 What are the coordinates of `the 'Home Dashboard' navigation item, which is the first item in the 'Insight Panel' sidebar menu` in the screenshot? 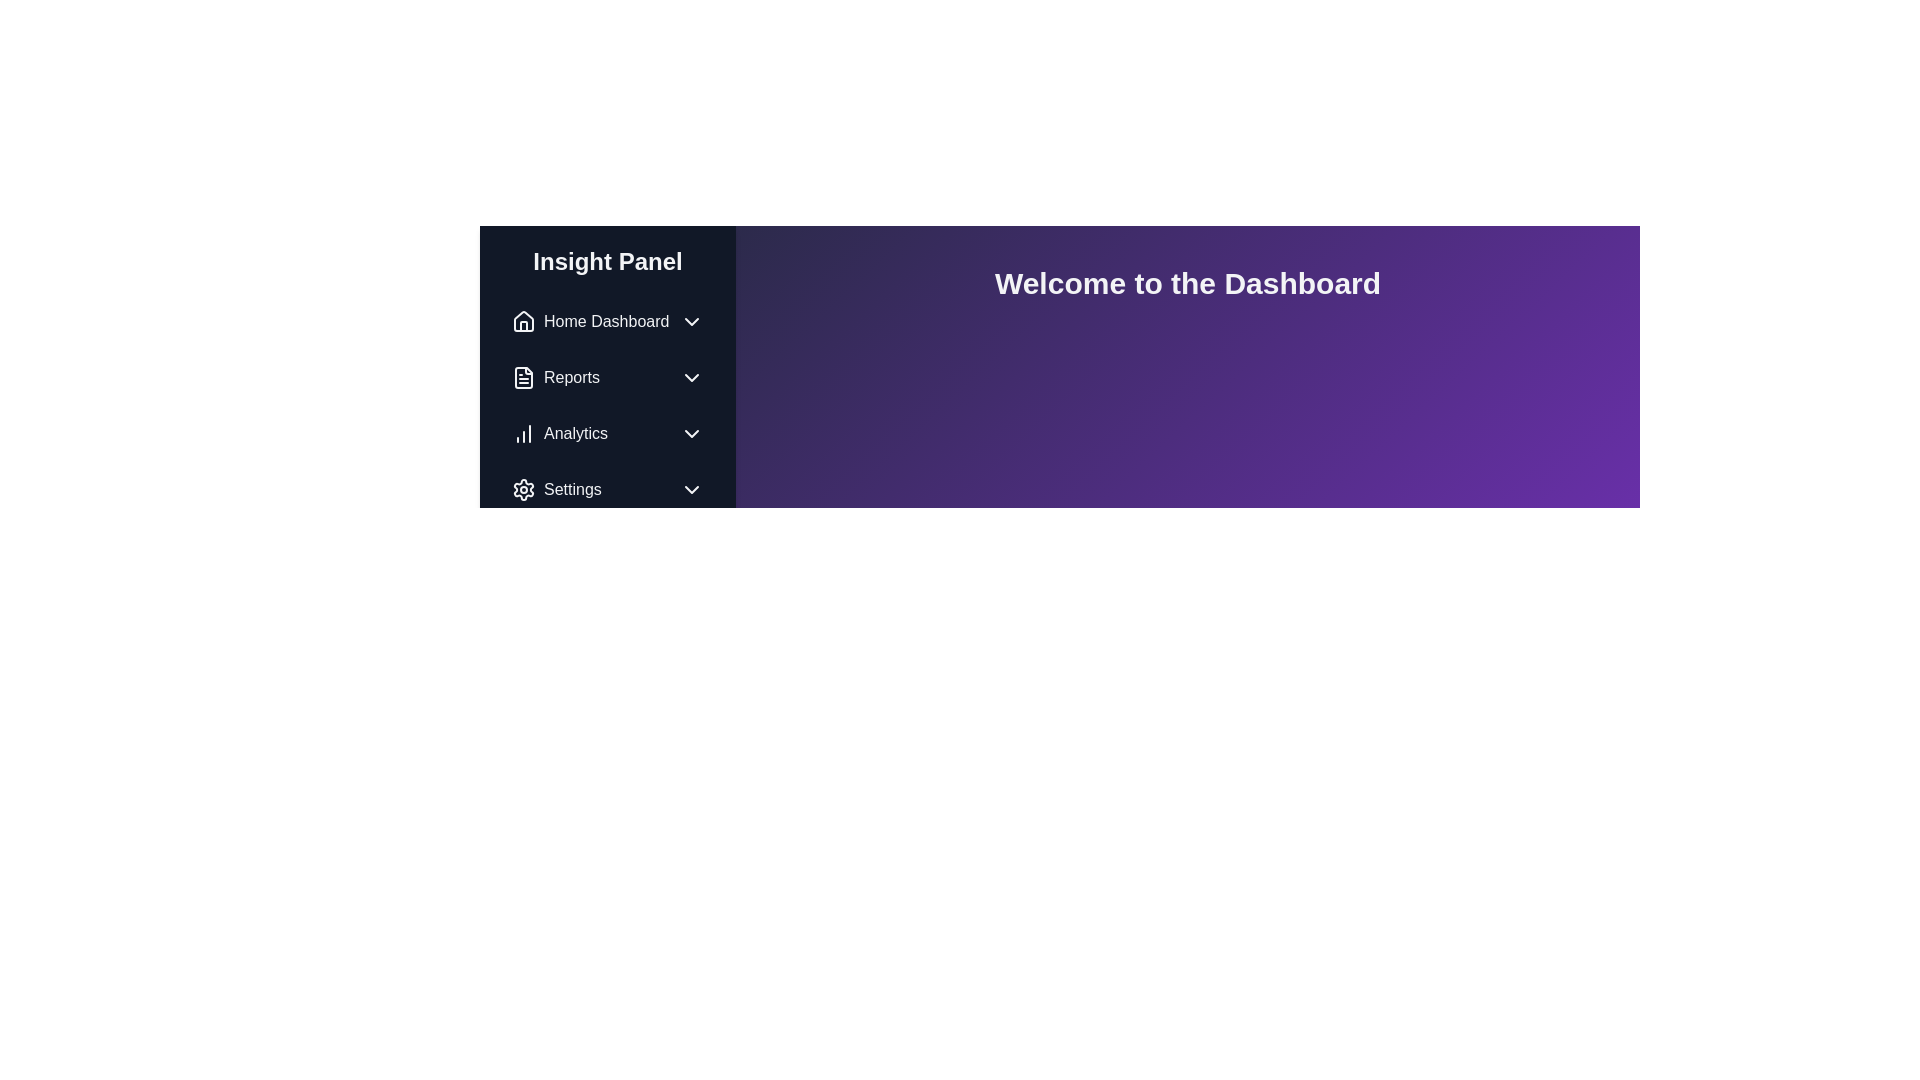 It's located at (589, 320).